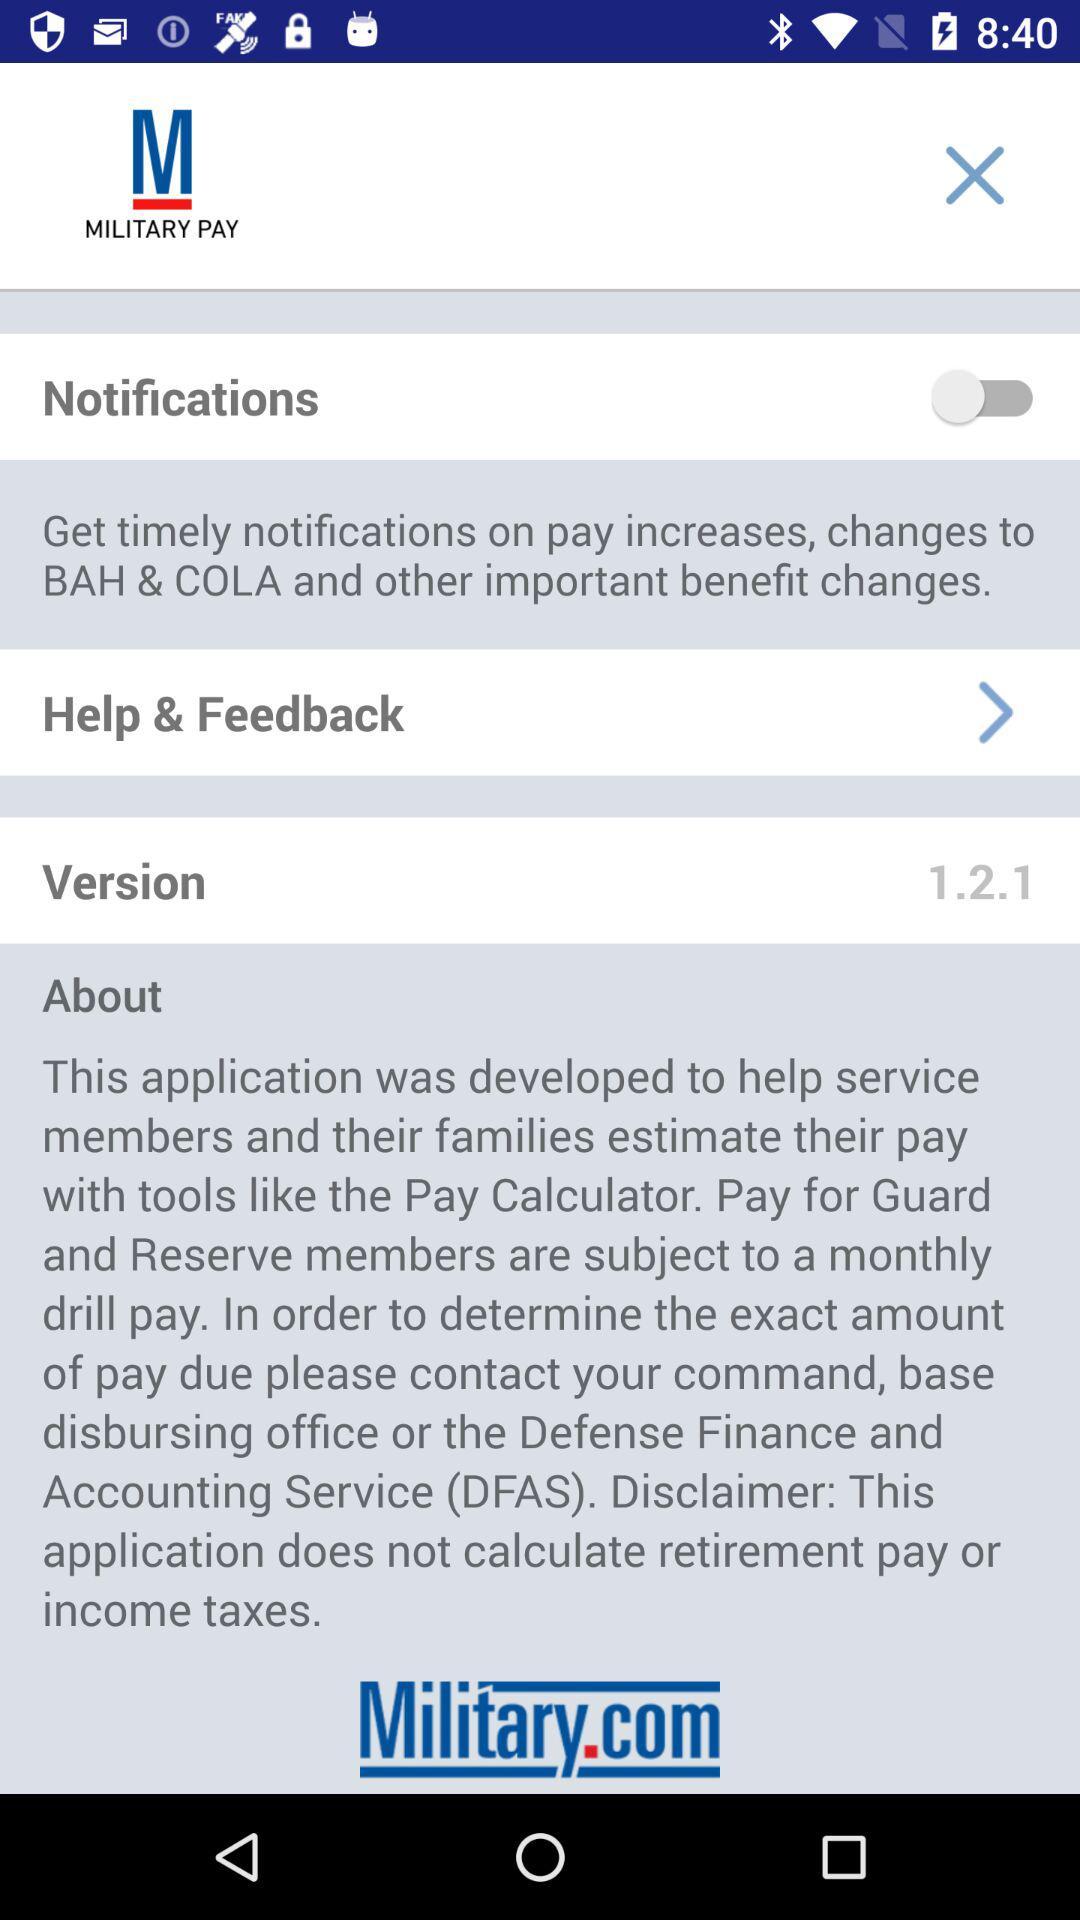  I want to click on back to military pay home, so click(161, 175).